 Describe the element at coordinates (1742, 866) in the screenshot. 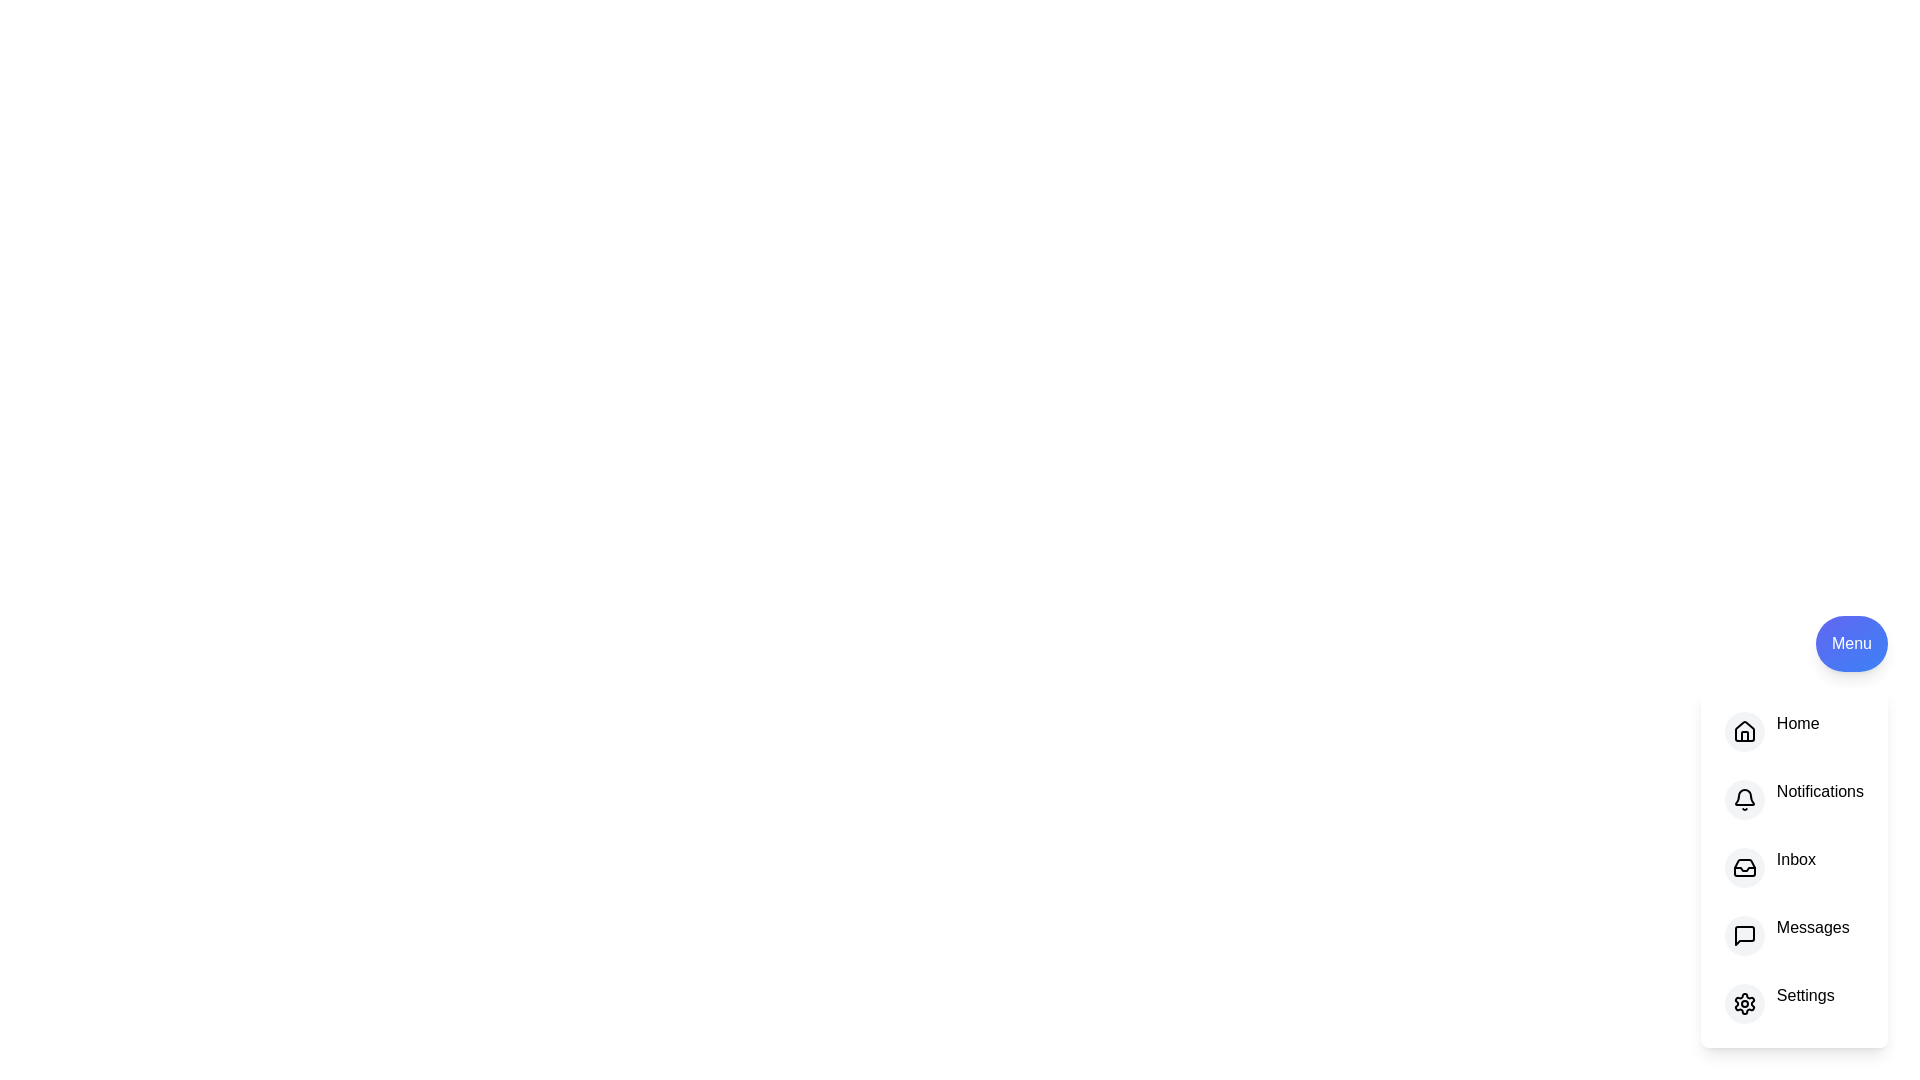

I see `the option Inbox from the menu` at that location.